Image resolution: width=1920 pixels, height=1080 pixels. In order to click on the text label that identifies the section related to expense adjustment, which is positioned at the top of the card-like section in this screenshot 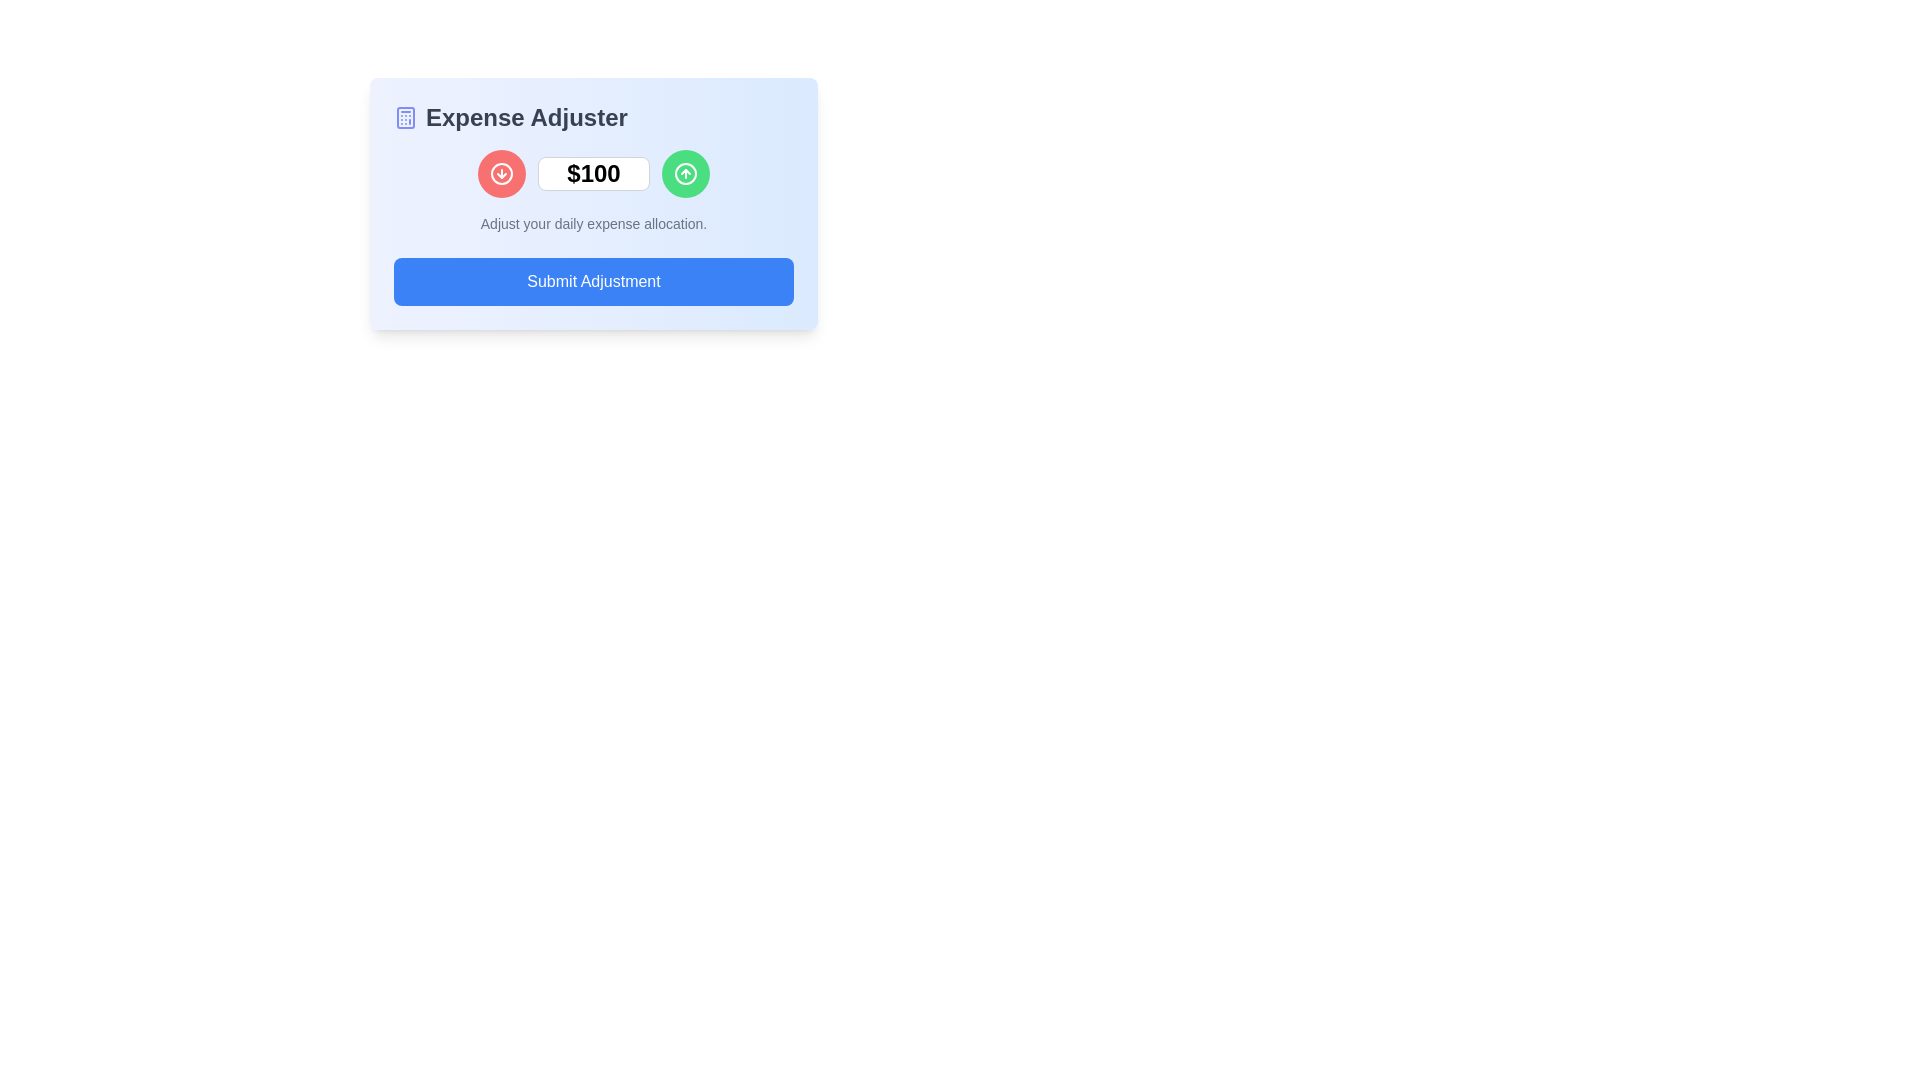, I will do `click(593, 118)`.